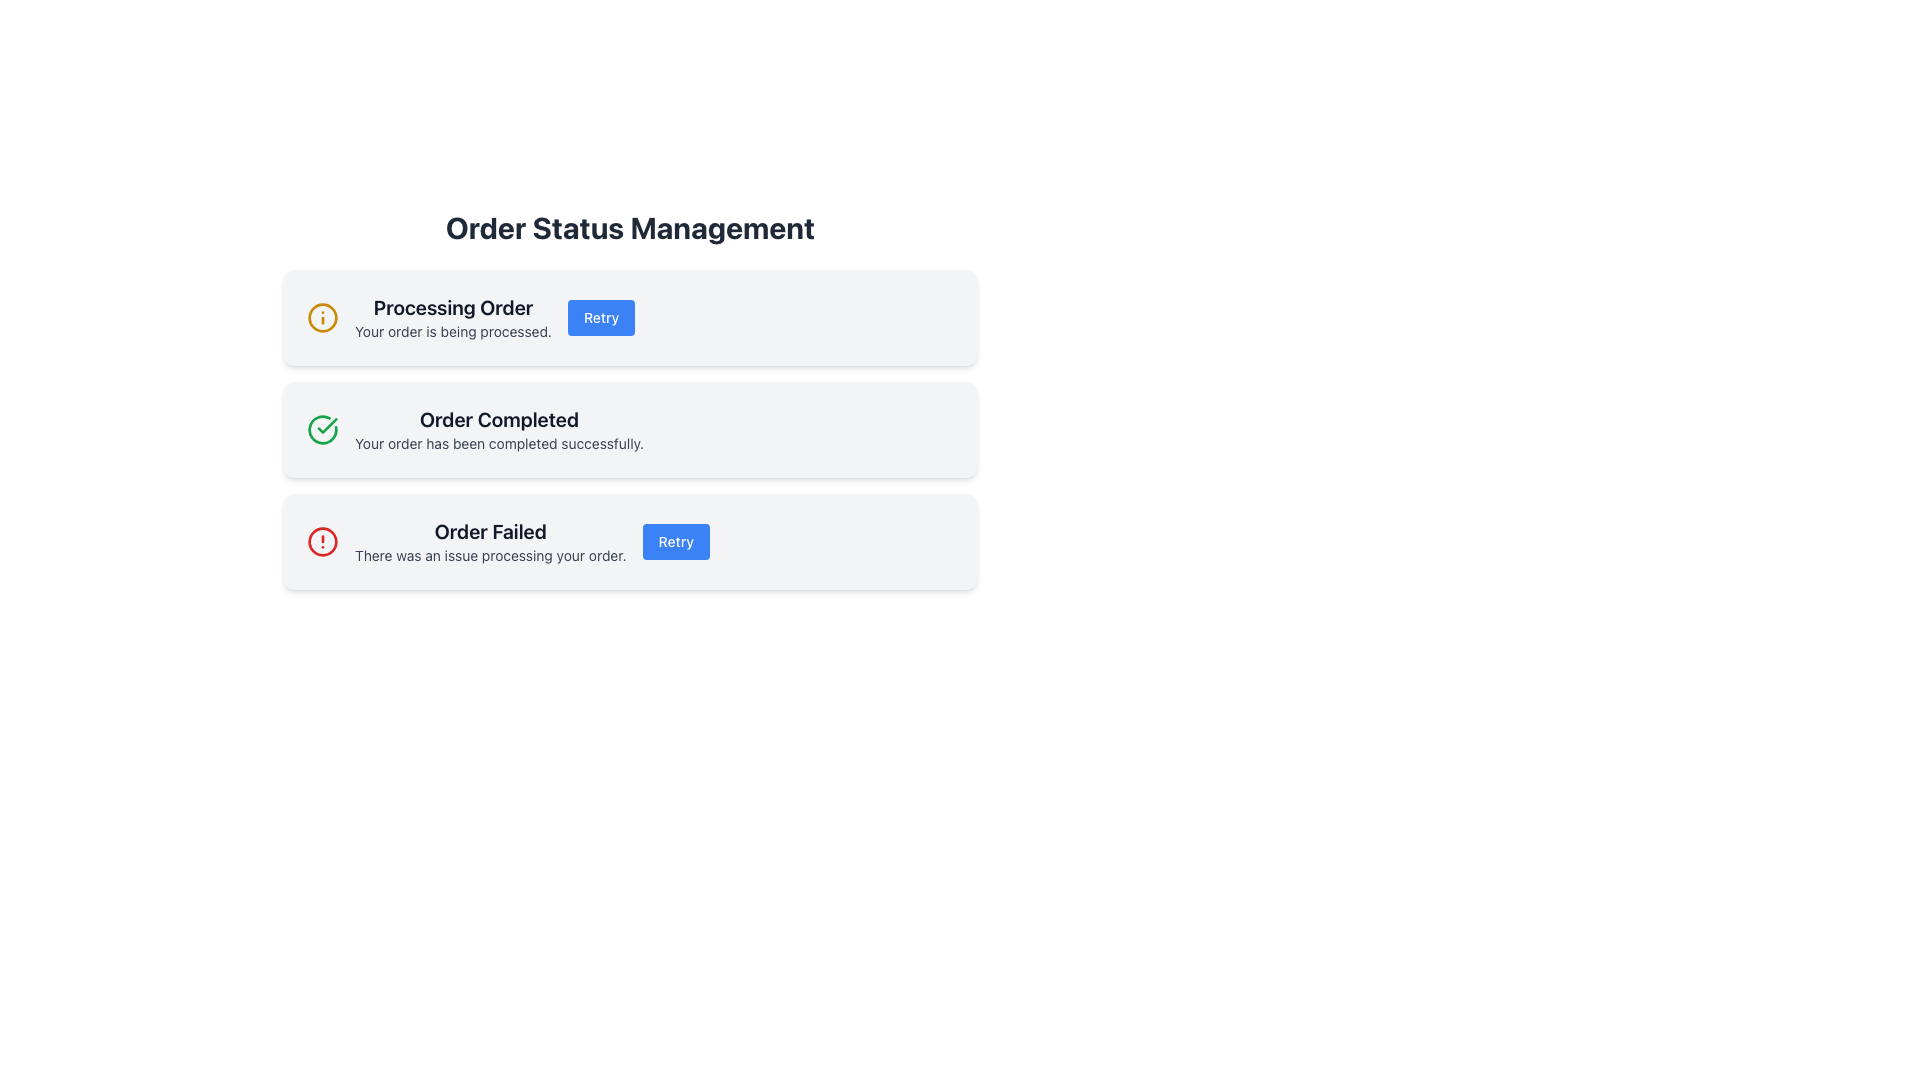 The height and width of the screenshot is (1080, 1920). I want to click on the success icon indicating the completion of an order, which is located on the leftmost side of the 'Order Completed' status box, so click(322, 428).